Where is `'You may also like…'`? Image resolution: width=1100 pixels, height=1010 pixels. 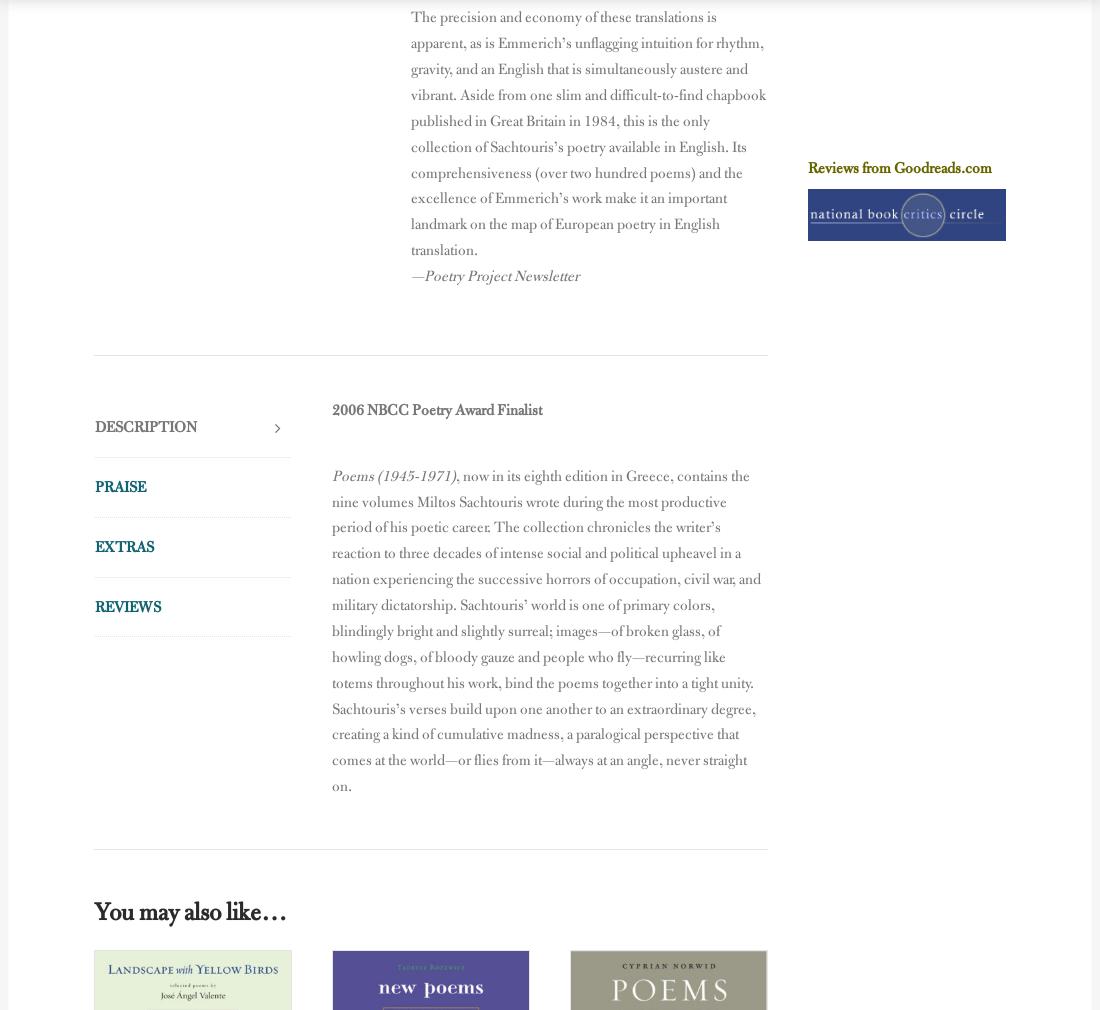 'You may also like…' is located at coordinates (188, 911).